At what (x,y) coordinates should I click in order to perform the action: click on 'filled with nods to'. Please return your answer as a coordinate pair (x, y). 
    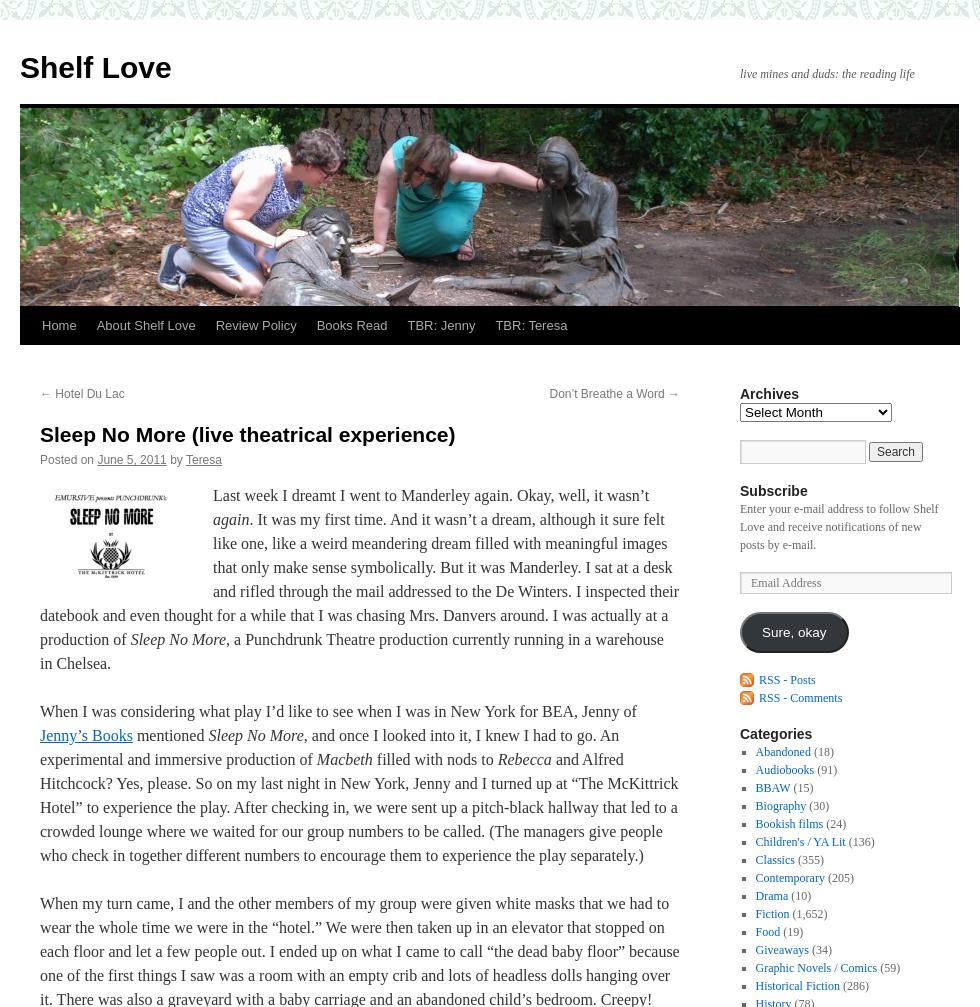
    Looking at the image, I should click on (434, 758).